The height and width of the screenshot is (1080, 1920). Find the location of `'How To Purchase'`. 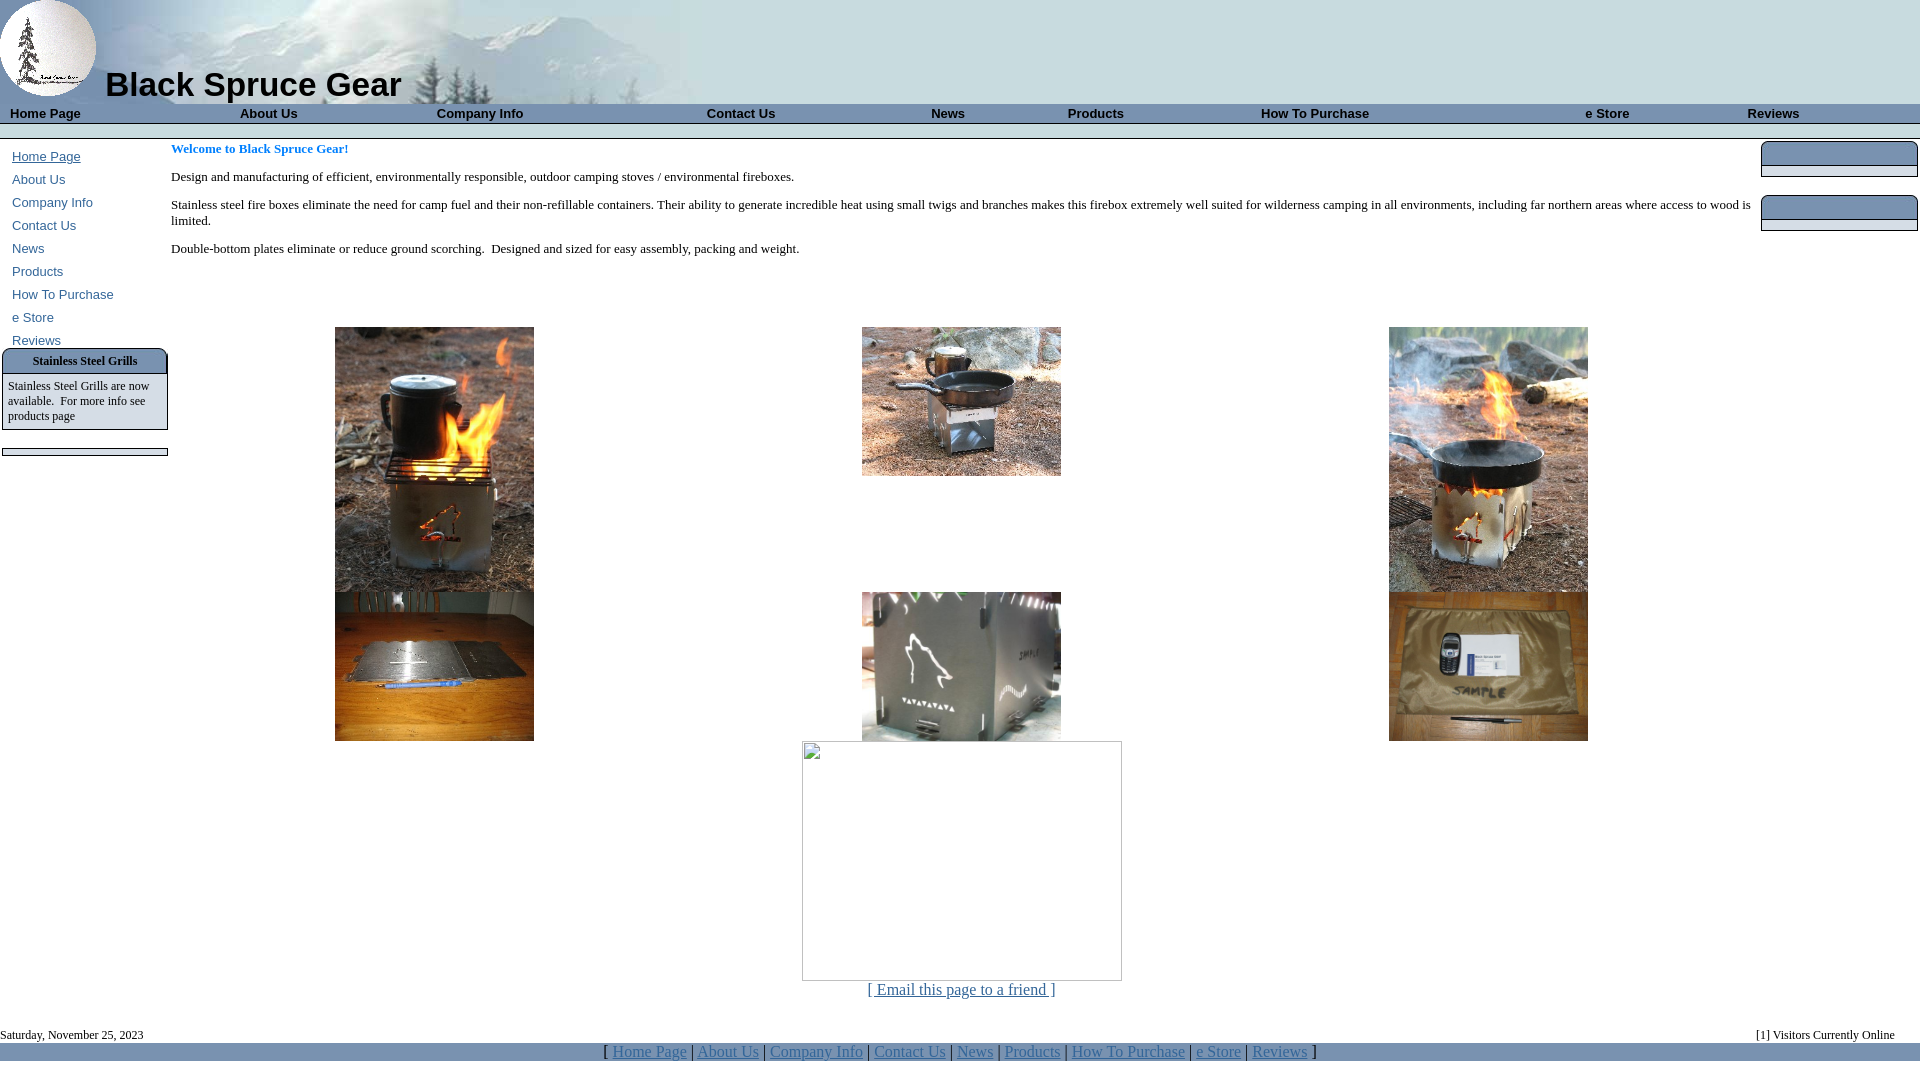

'How To Purchase' is located at coordinates (1128, 1050).